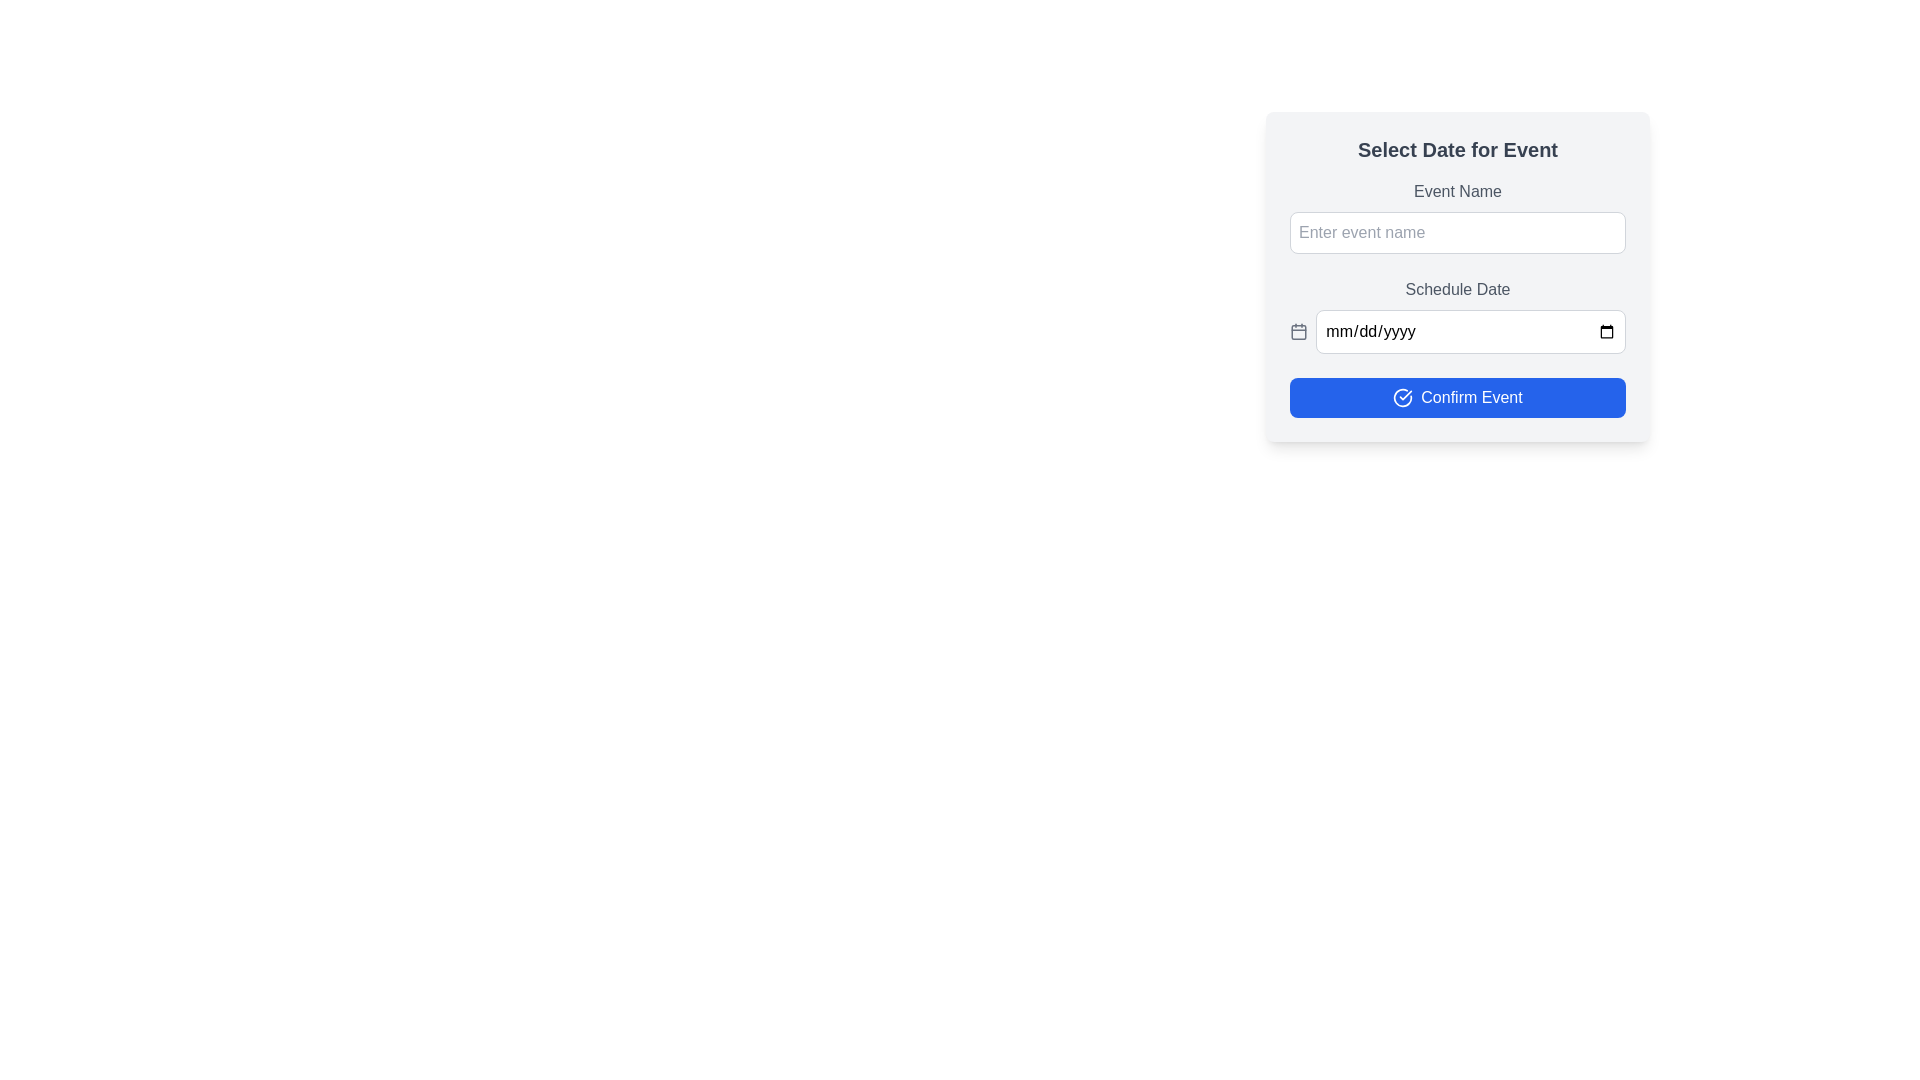 The width and height of the screenshot is (1920, 1080). What do you see at coordinates (1402, 397) in the screenshot?
I see `the circular checkmark icon inside the 'Confirm Event' button, located on the left side before the text 'Confirm Event'` at bounding box center [1402, 397].